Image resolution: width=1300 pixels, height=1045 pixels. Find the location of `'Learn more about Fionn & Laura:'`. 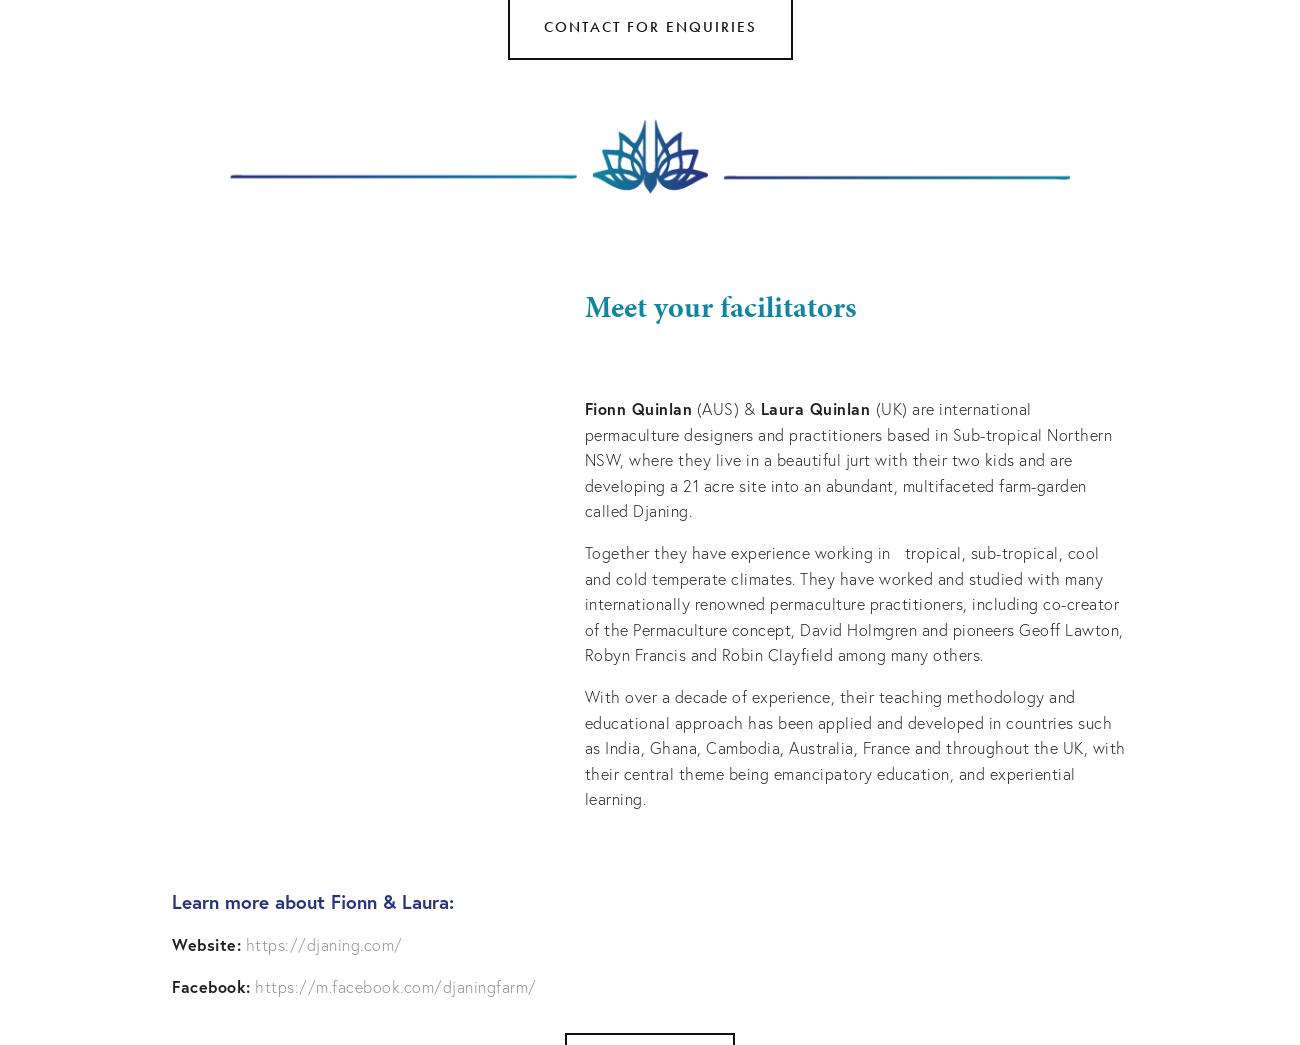

'Learn more about Fionn & Laura:' is located at coordinates (316, 900).